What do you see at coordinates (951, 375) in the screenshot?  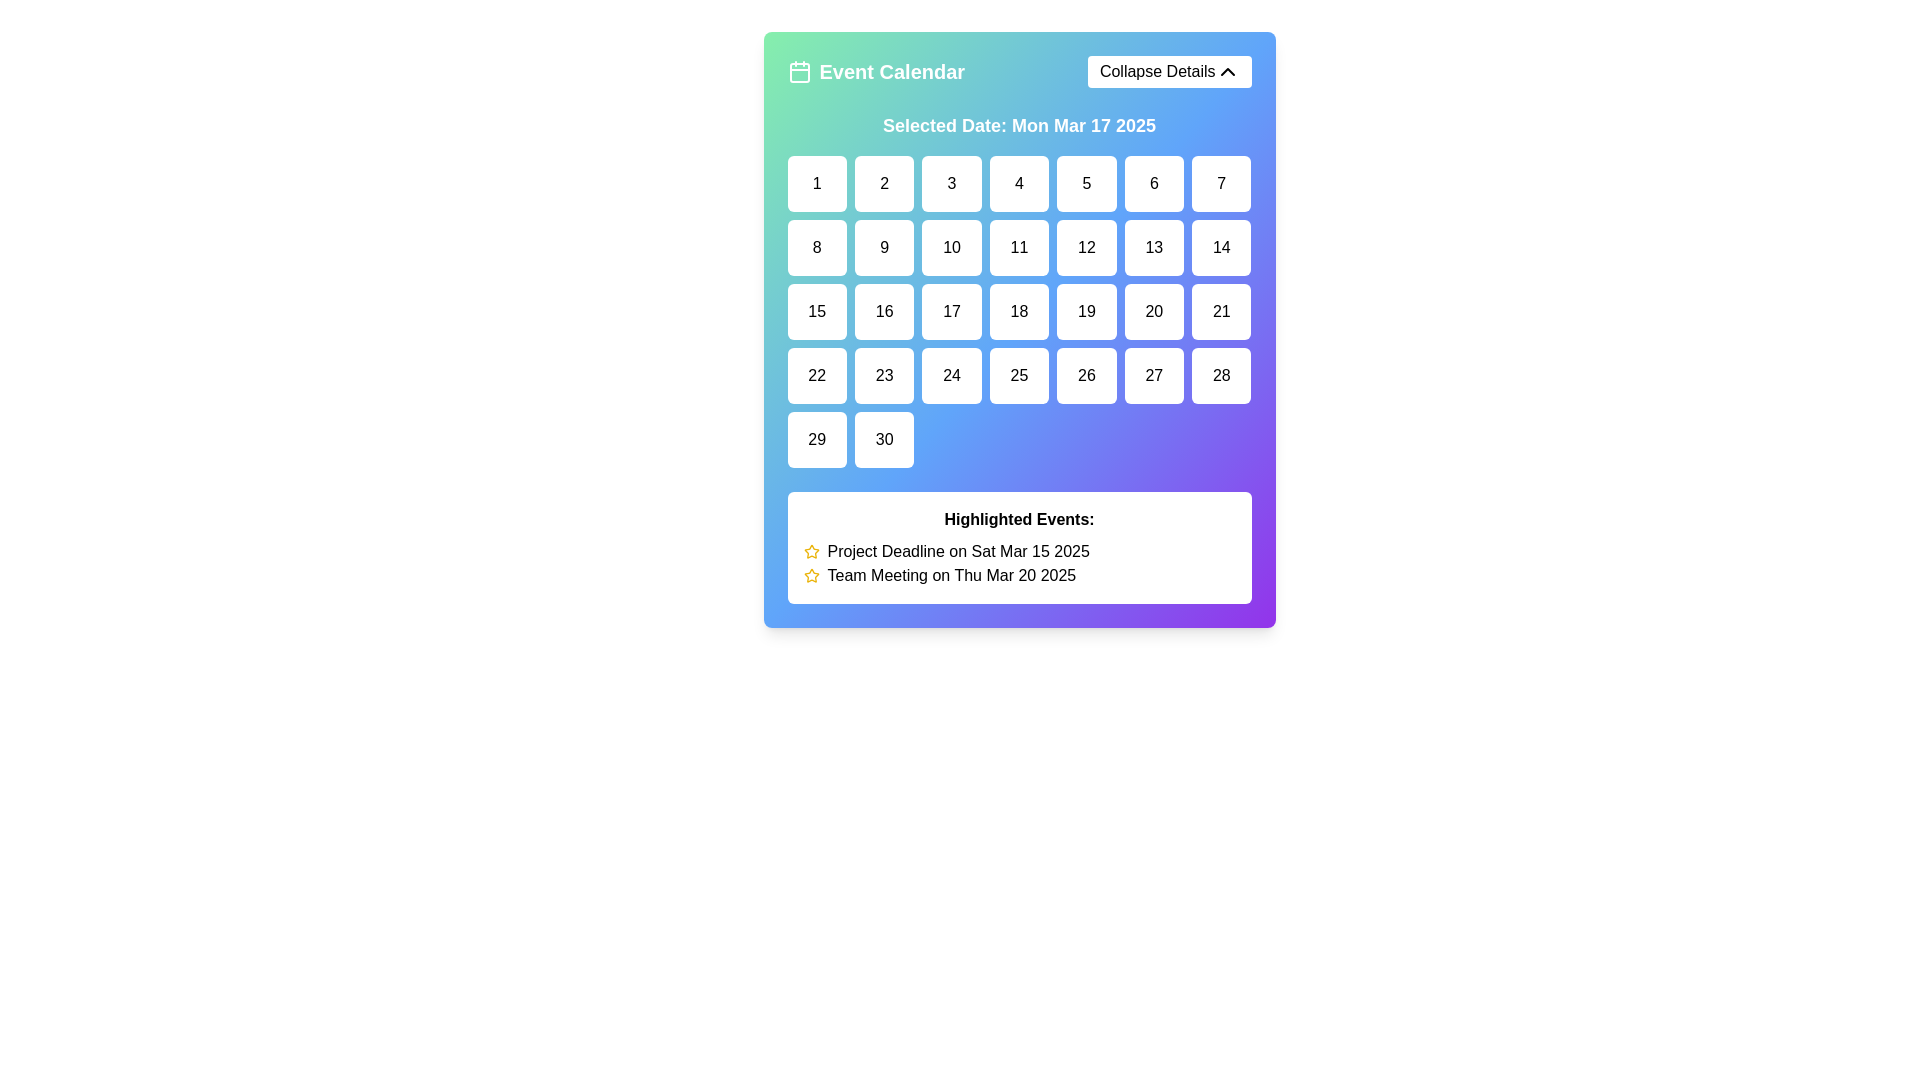 I see `the calendar button representing the 24th day` at bounding box center [951, 375].